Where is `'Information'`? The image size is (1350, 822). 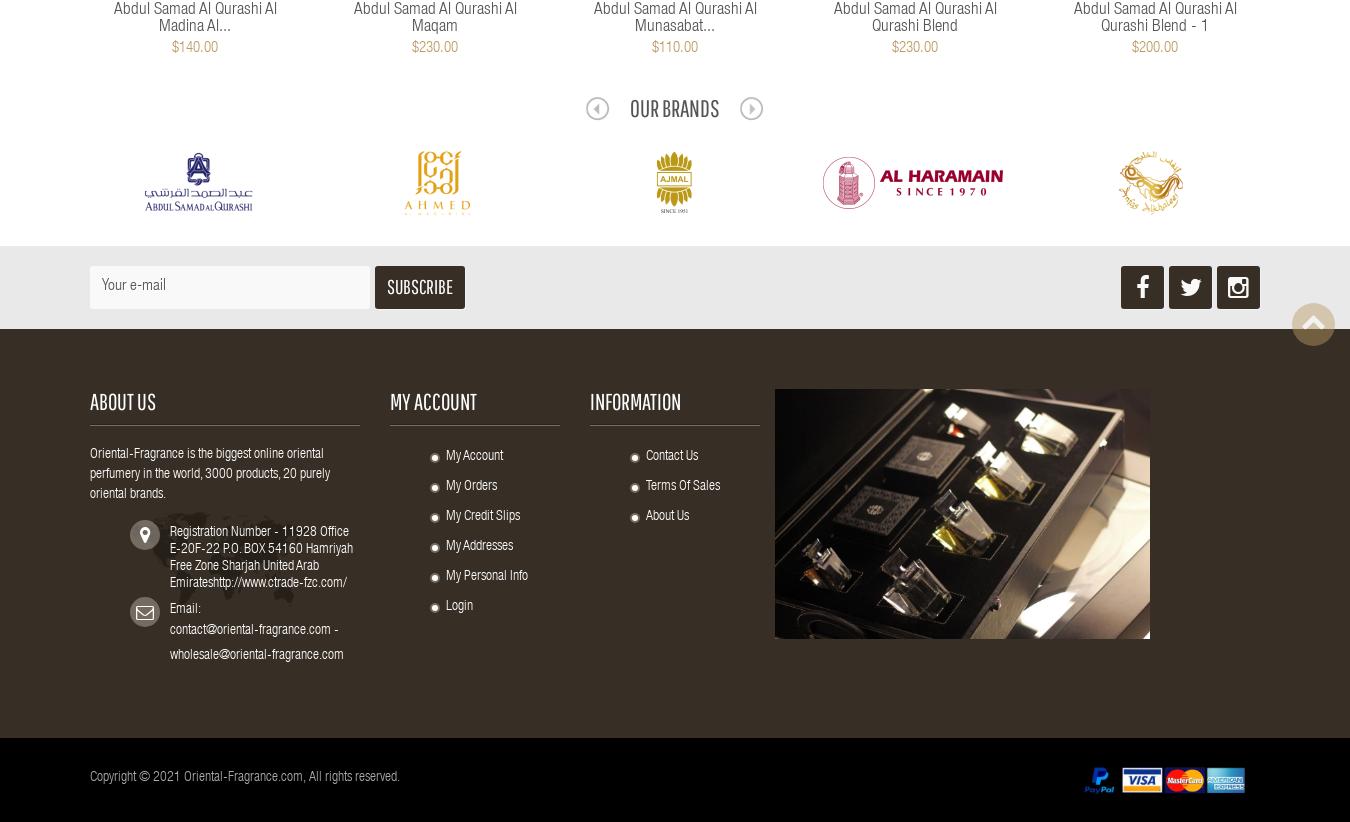
'Information' is located at coordinates (635, 400).